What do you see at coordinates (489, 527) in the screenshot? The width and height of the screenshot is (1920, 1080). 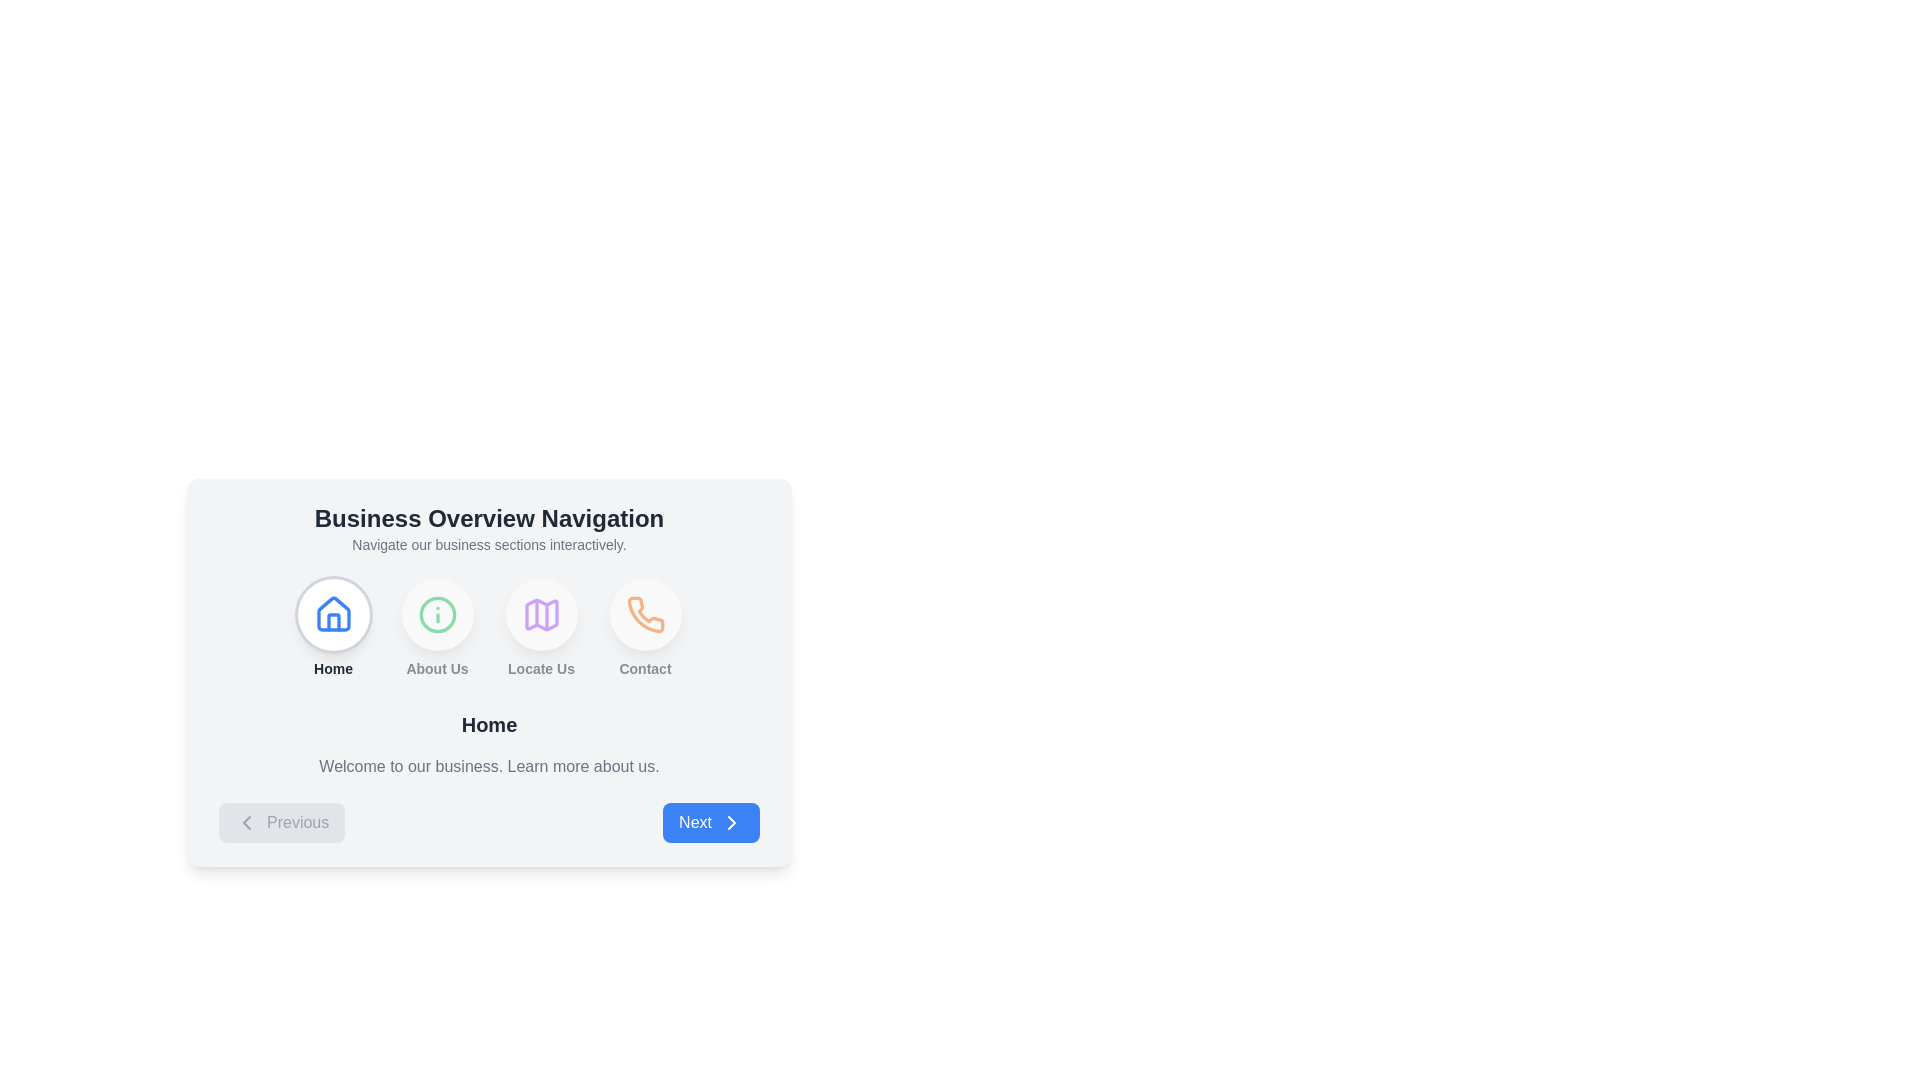 I see `text from the Header section that provides navigation through business sections, located at the top of the panel above icons like 'Home', 'About Us', 'Locate Us', and 'Contact.'` at bounding box center [489, 527].